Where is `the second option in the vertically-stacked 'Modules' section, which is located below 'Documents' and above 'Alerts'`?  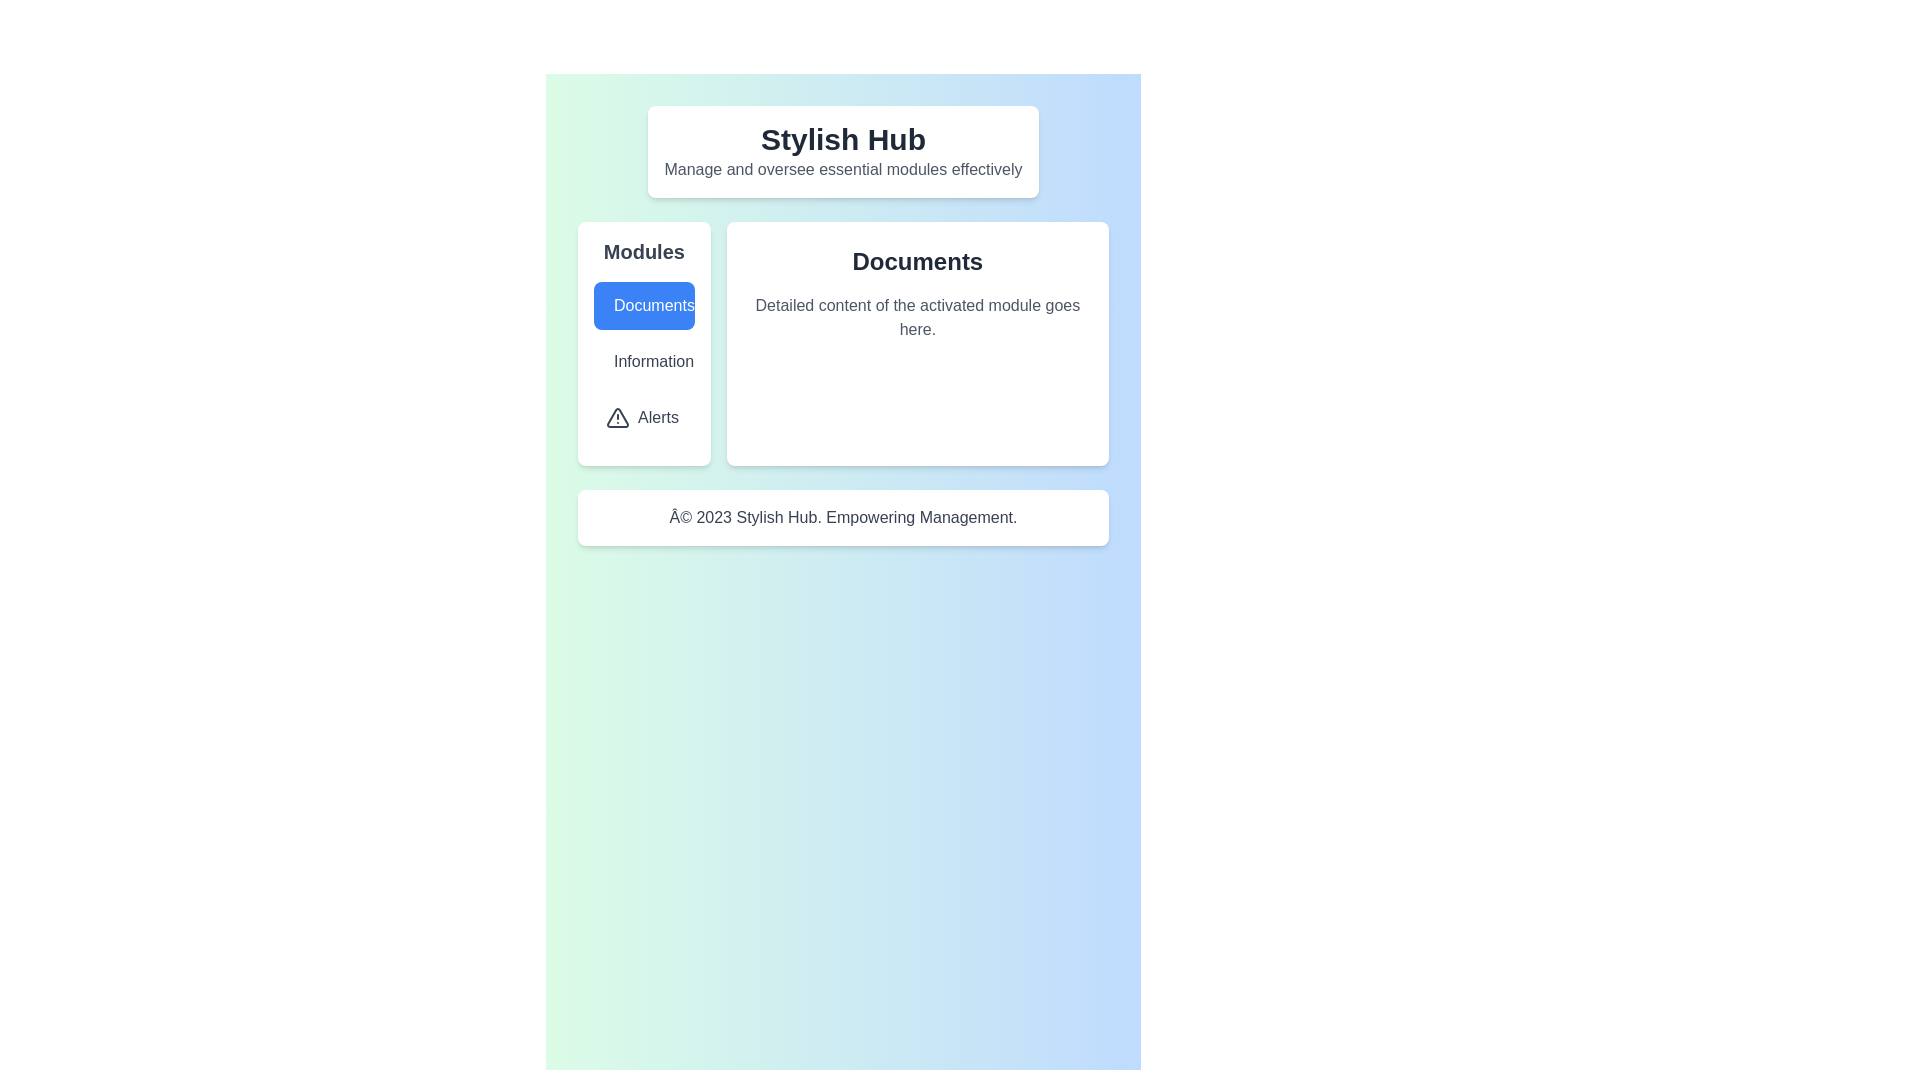
the second option in the vertically-stacked 'Modules' section, which is located below 'Documents' and above 'Alerts' is located at coordinates (644, 362).